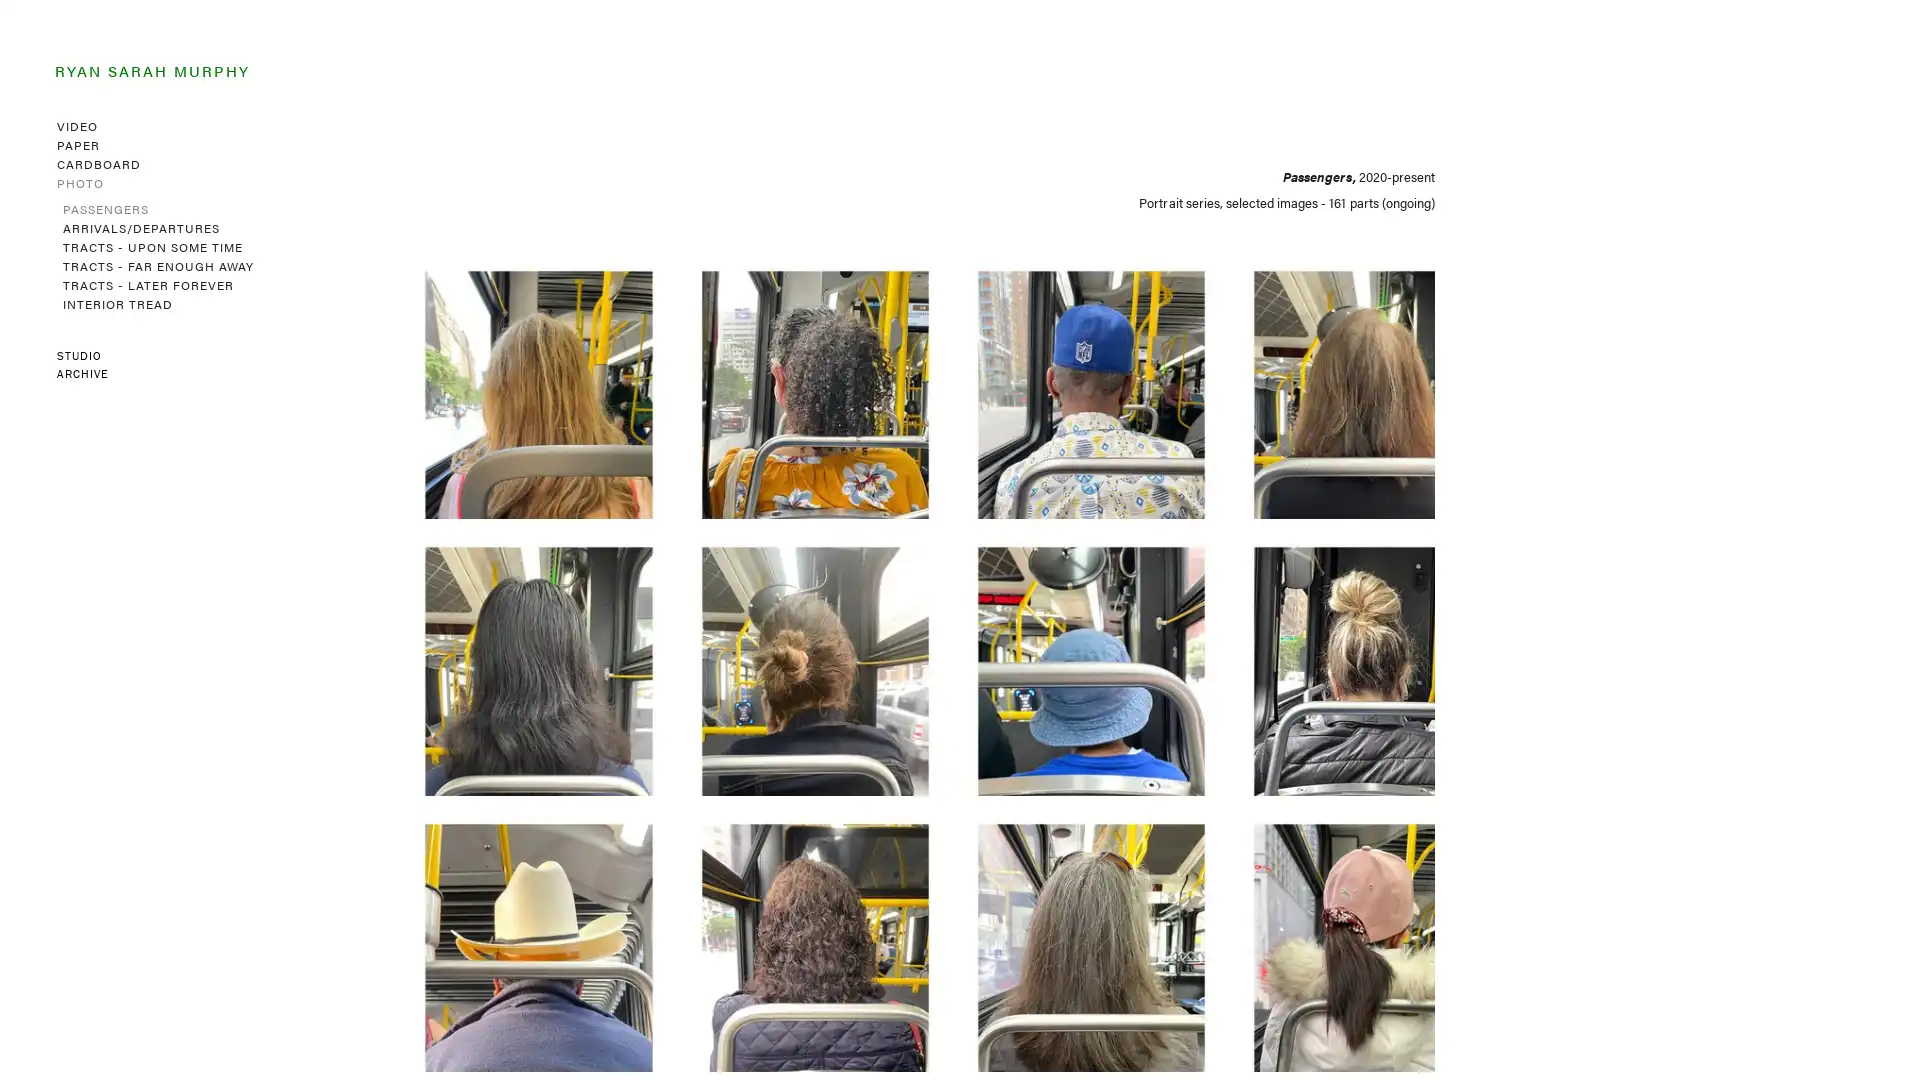 The width and height of the screenshot is (1920, 1080). I want to click on View fullsize Passenger 154-.jpeg, so click(1309, 644).